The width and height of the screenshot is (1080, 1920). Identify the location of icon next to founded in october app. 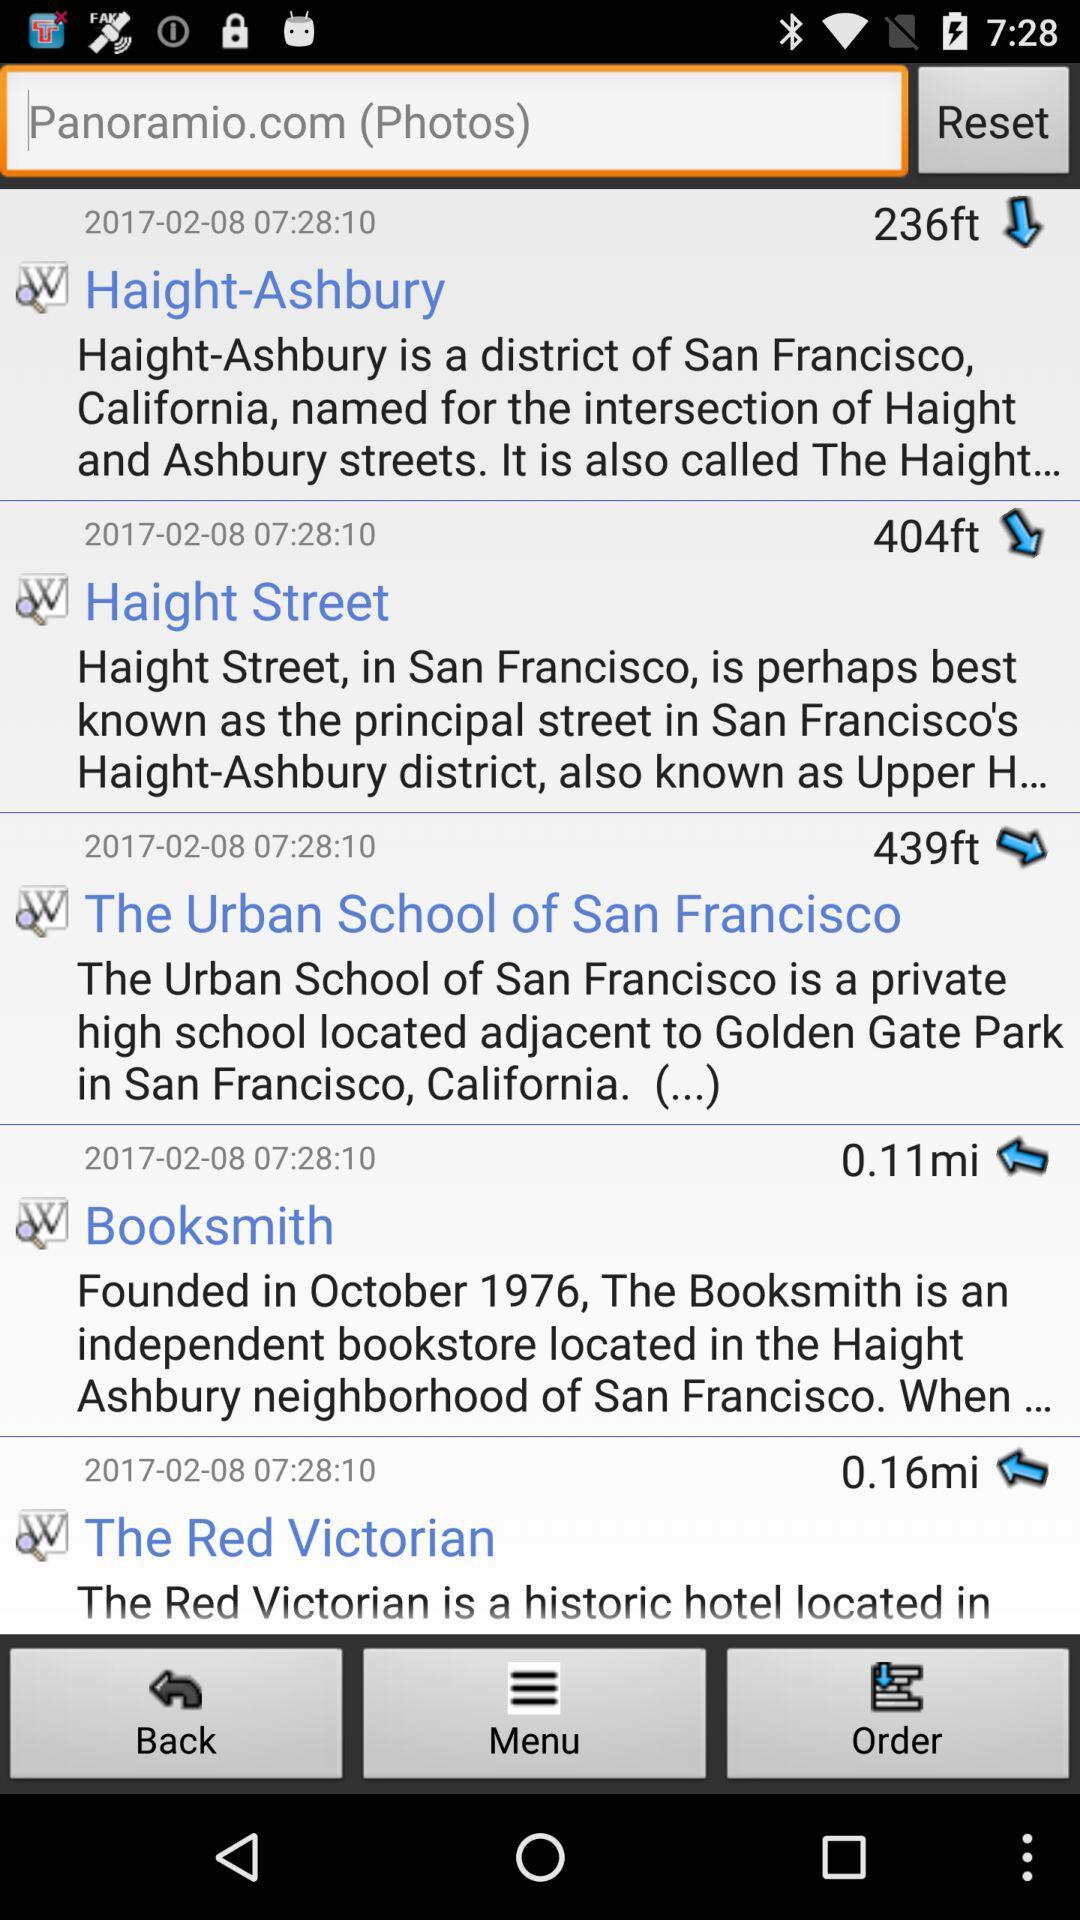
(18, 1260).